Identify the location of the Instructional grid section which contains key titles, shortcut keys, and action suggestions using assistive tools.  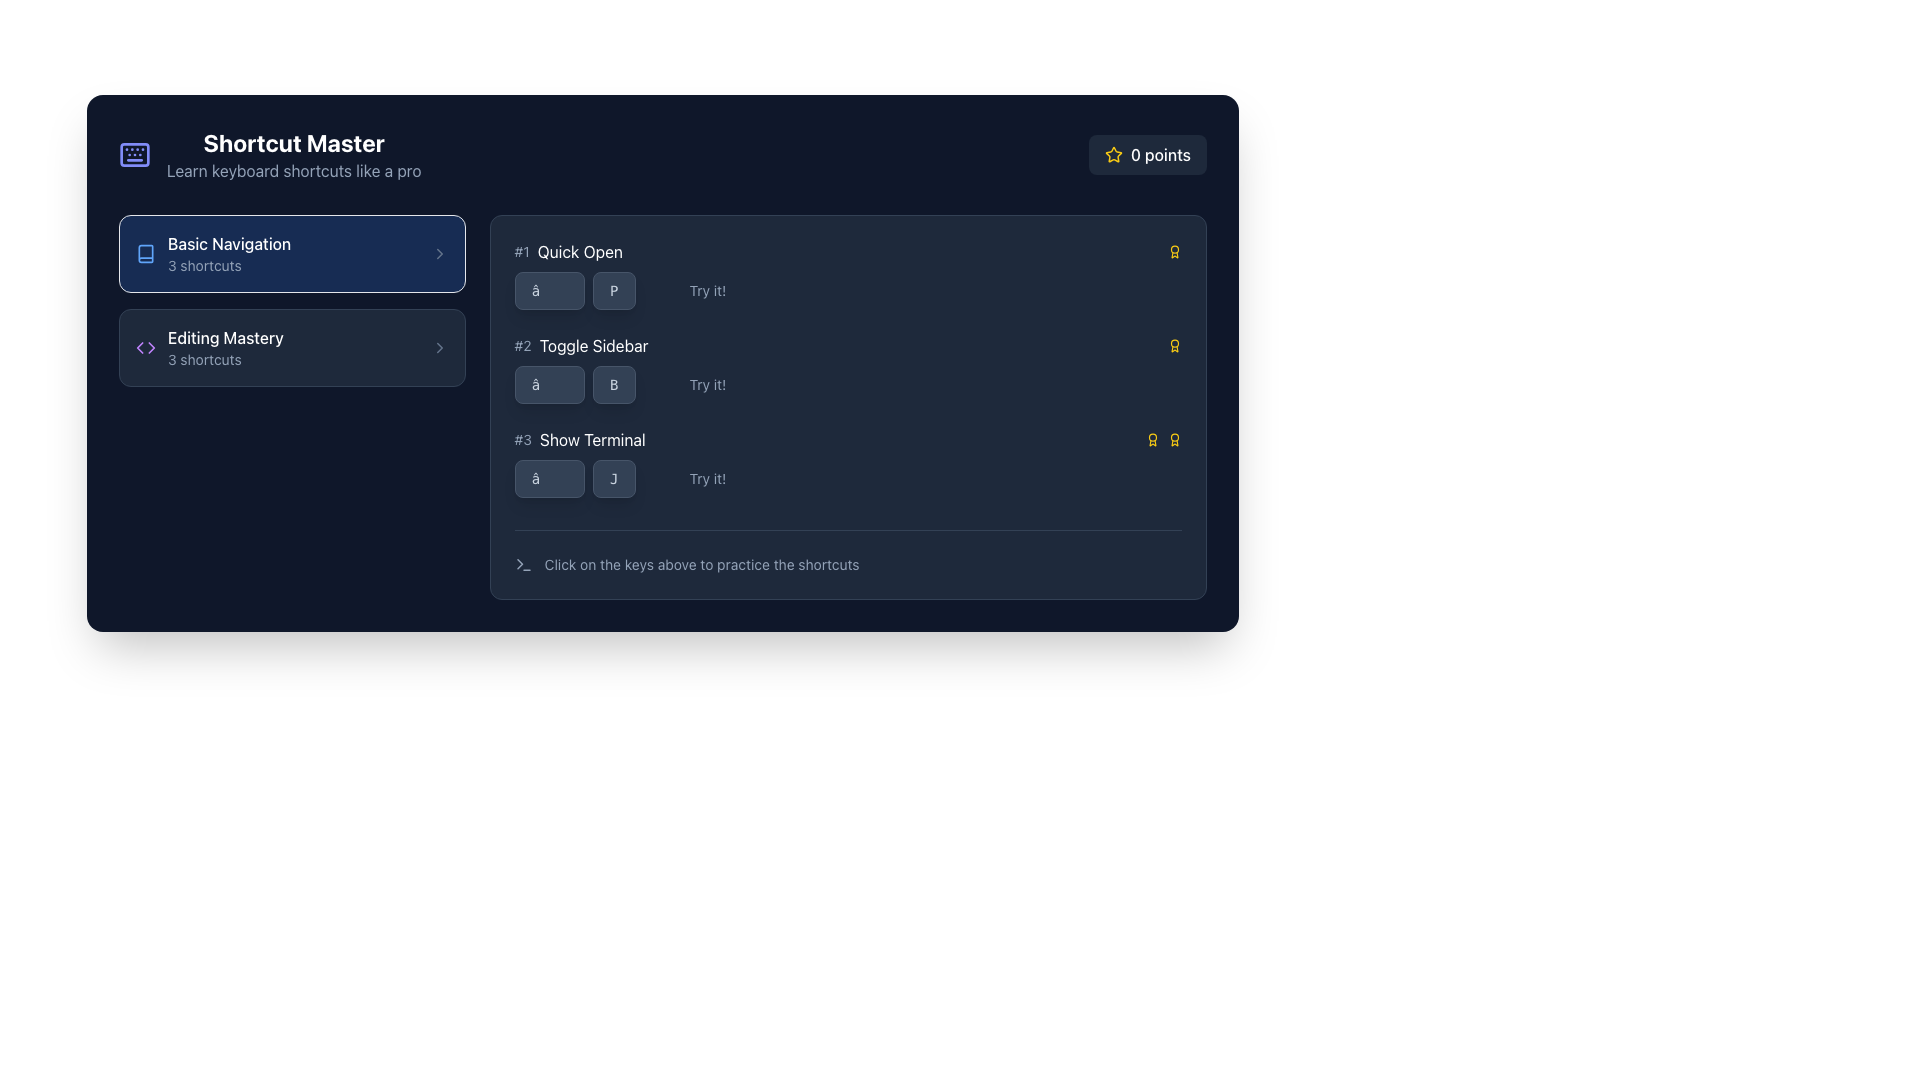
(848, 369).